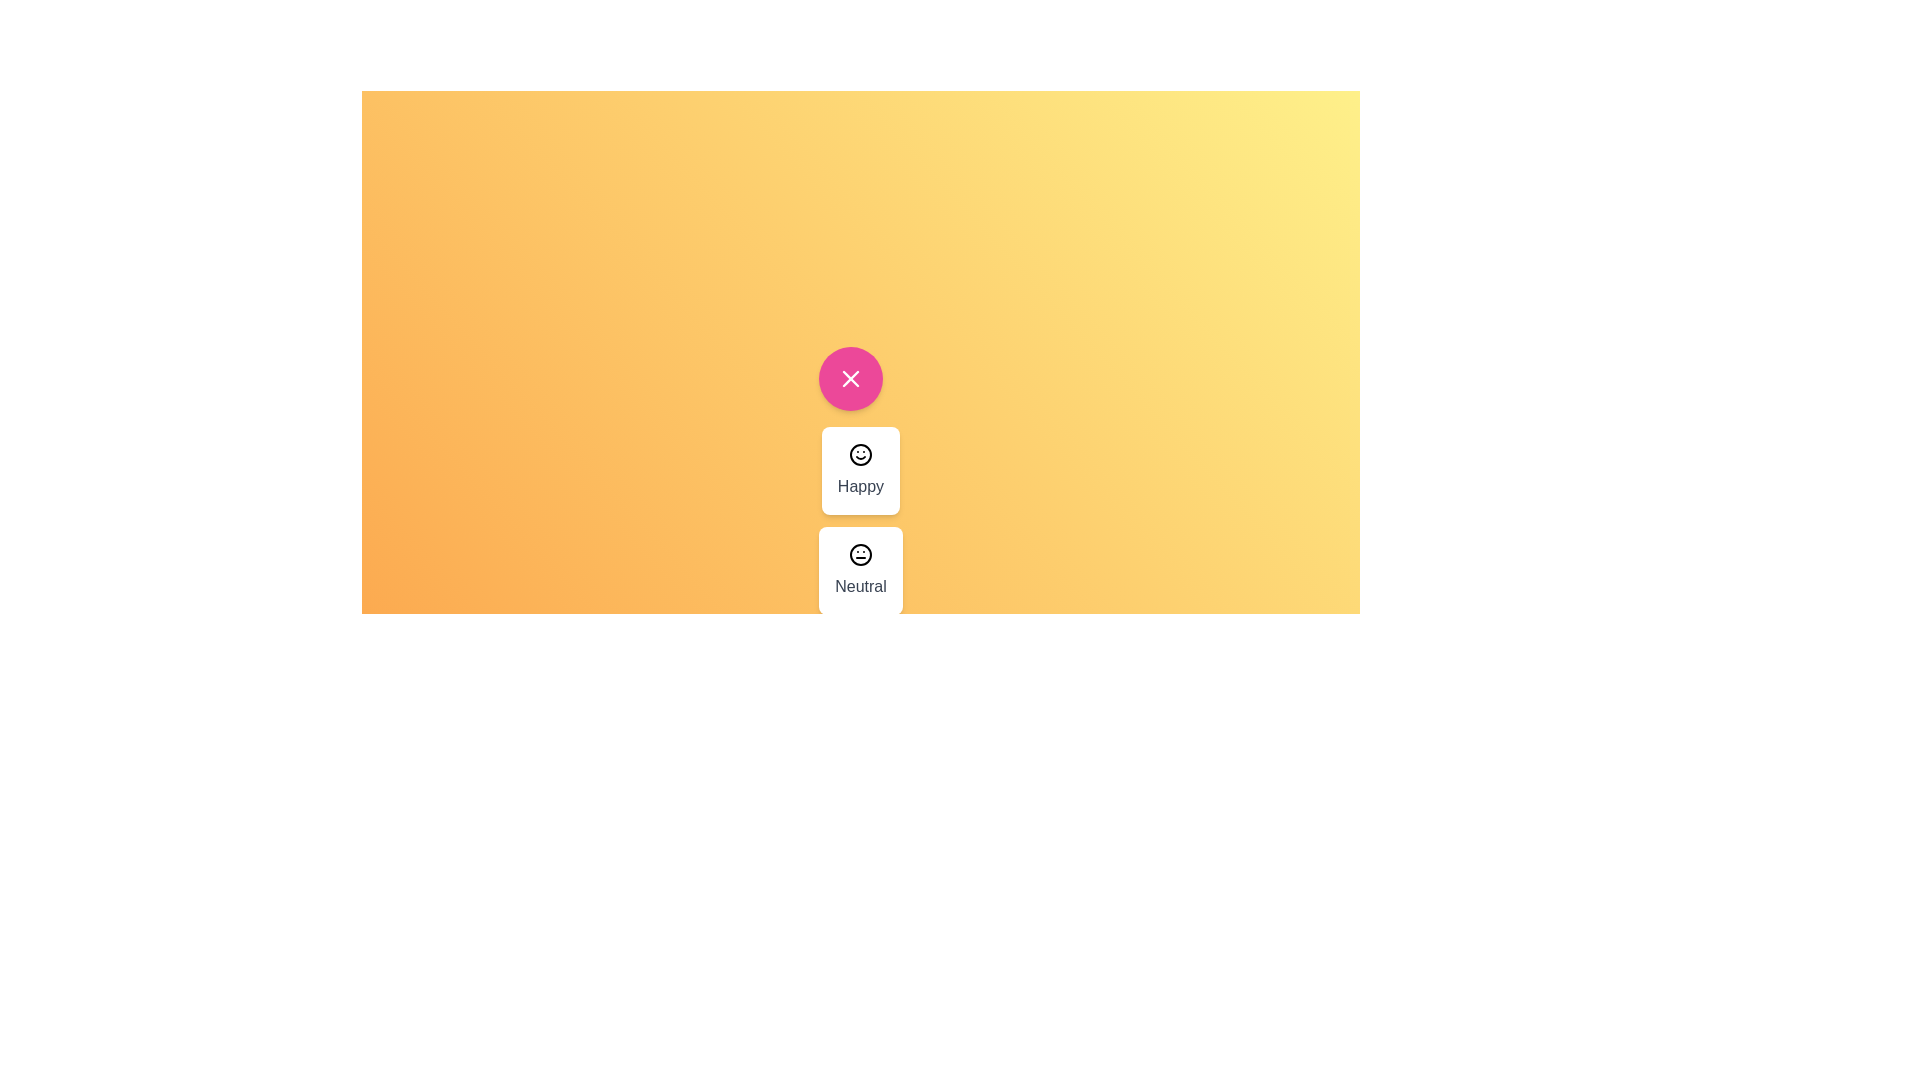 The height and width of the screenshot is (1080, 1920). Describe the element at coordinates (851, 378) in the screenshot. I see `the pink button to toggle the menu visibility` at that location.